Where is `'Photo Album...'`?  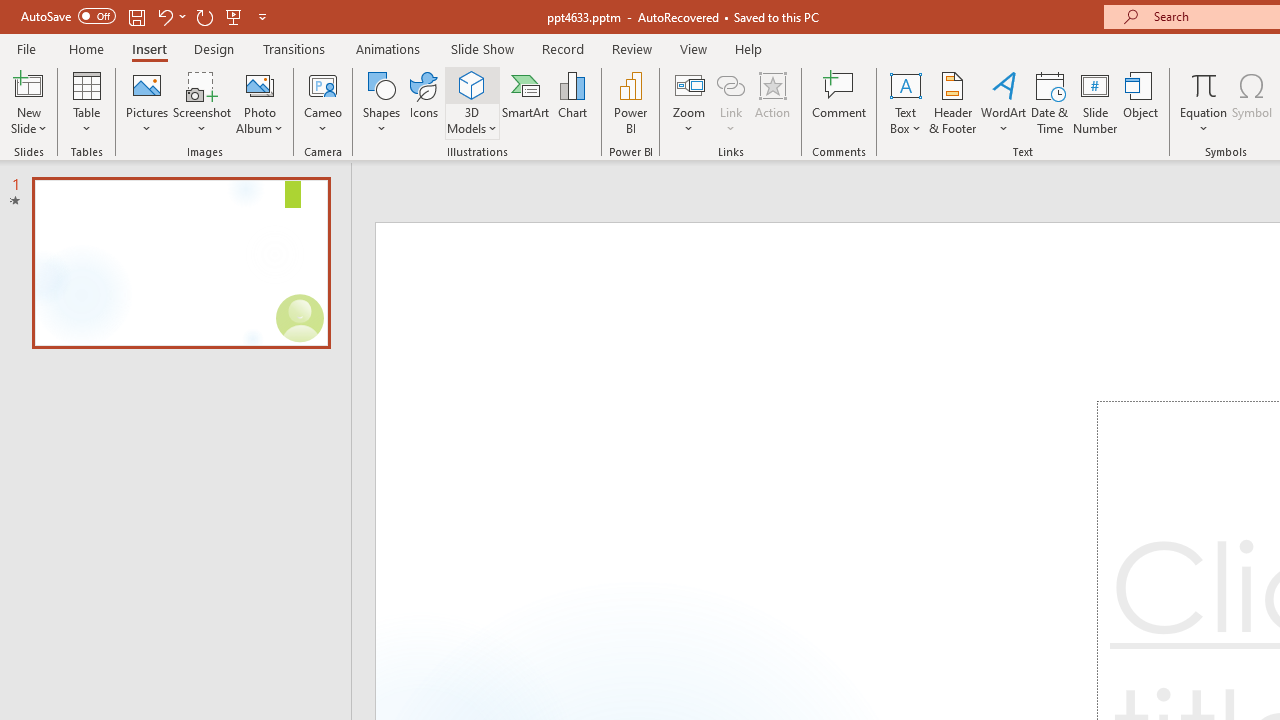 'Photo Album...' is located at coordinates (258, 103).